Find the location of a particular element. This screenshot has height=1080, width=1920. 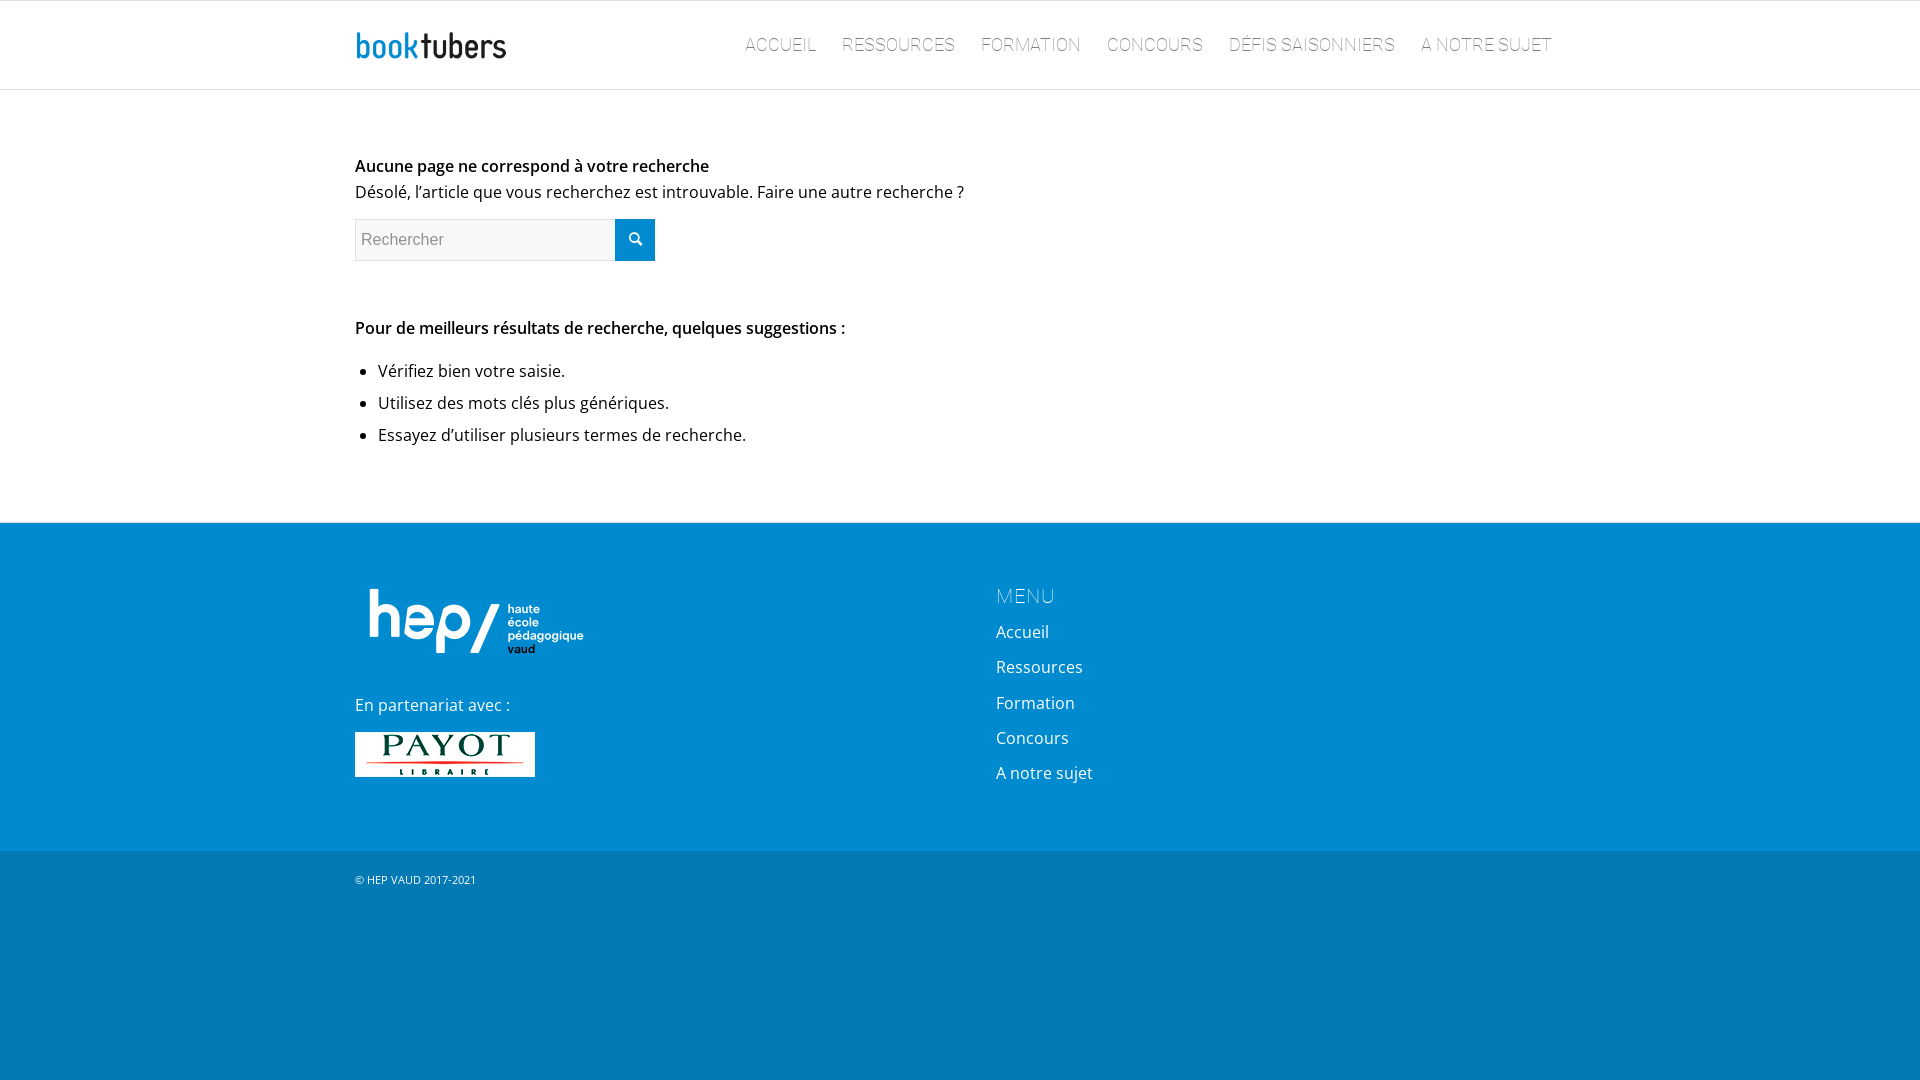

'RESSOURCES' is located at coordinates (897, 45).